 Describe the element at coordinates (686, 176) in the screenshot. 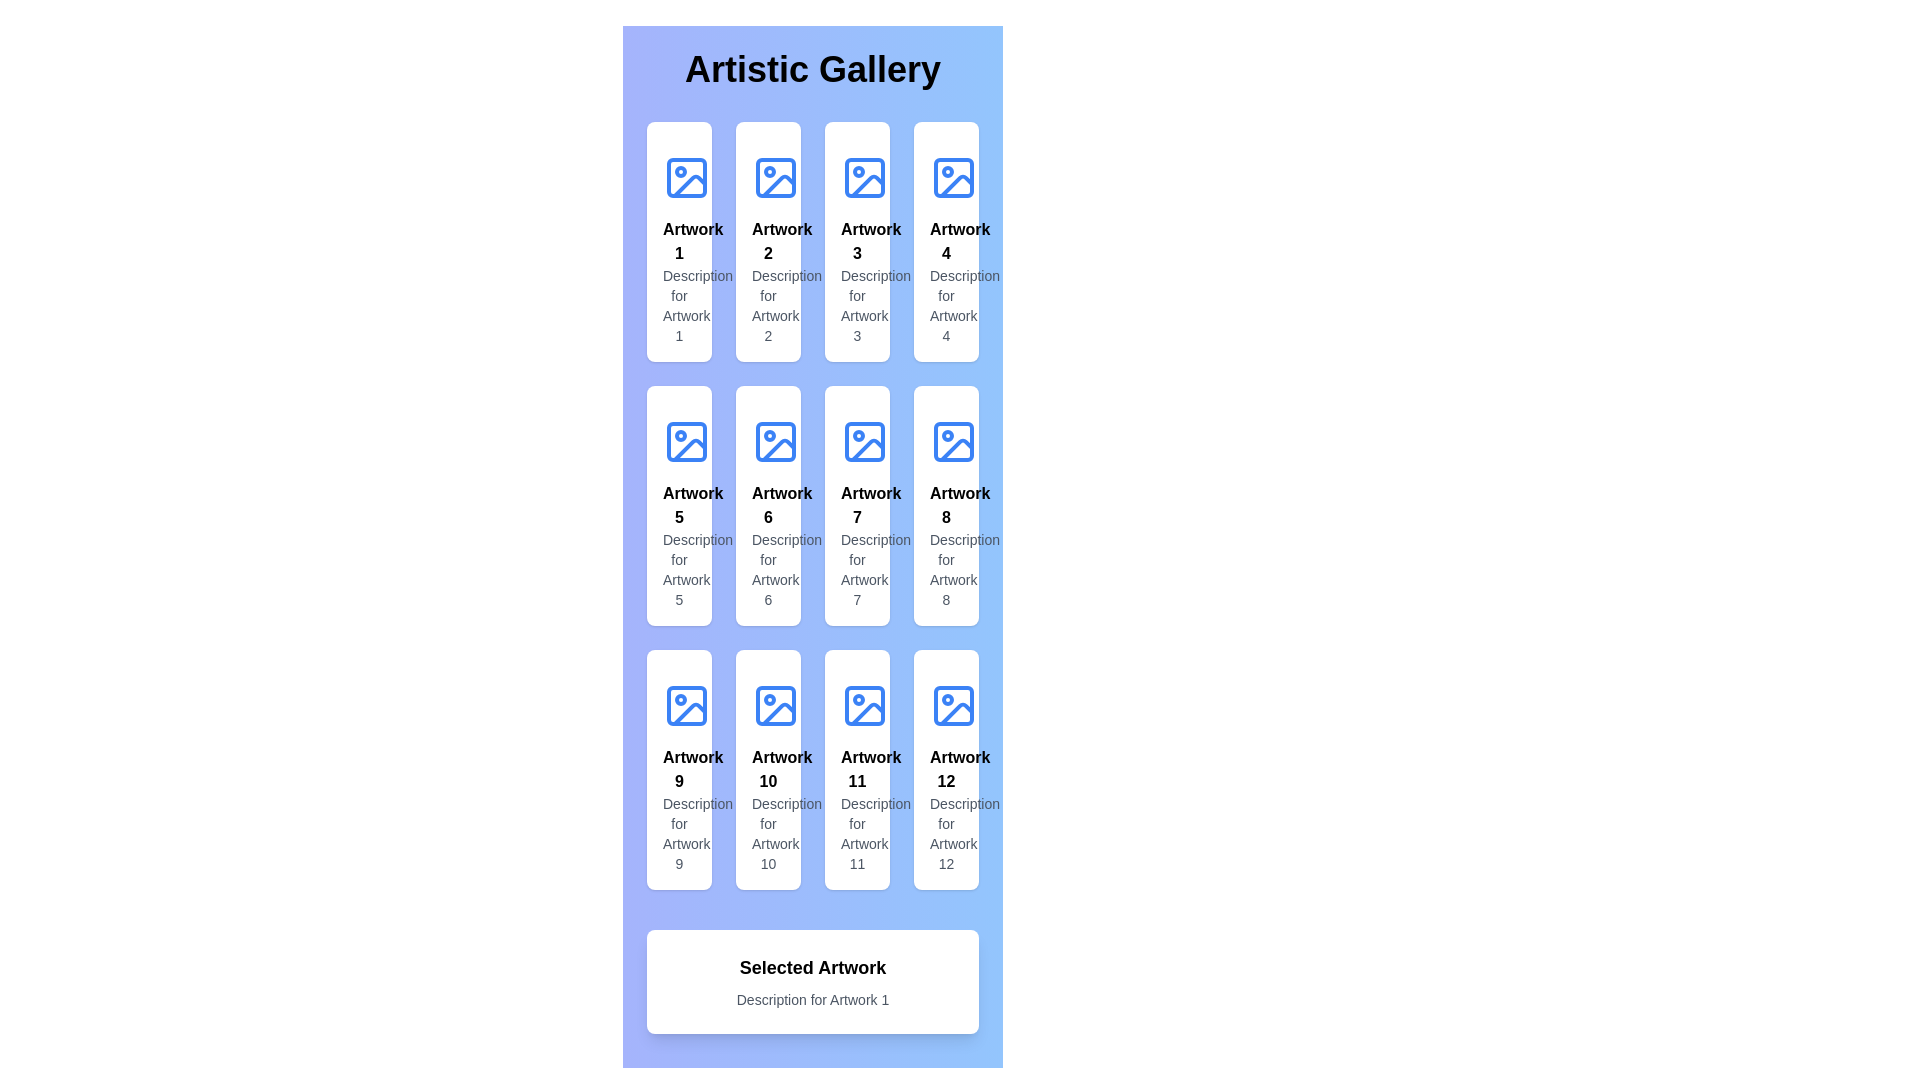

I see `the blue picture frame icon with a circle inside, located in the top-left corner of the grid under 'Artwork 1'` at that location.